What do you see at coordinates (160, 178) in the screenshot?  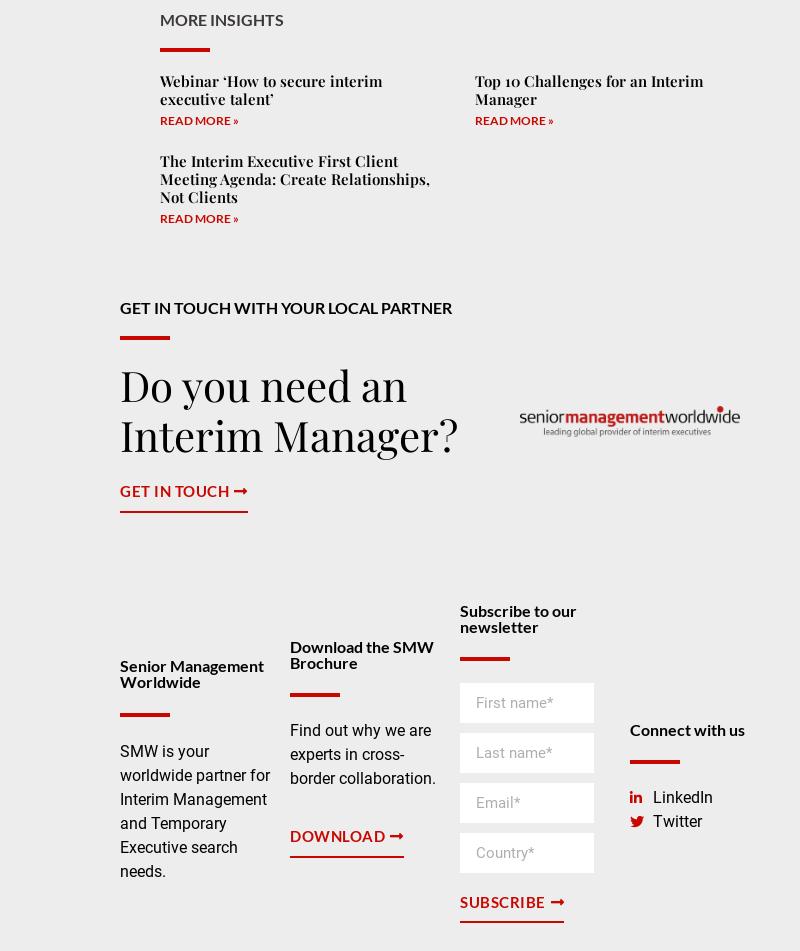 I see `'The Interim Executive First Client Meeting Agenda: Create Relationships, Not Clients'` at bounding box center [160, 178].